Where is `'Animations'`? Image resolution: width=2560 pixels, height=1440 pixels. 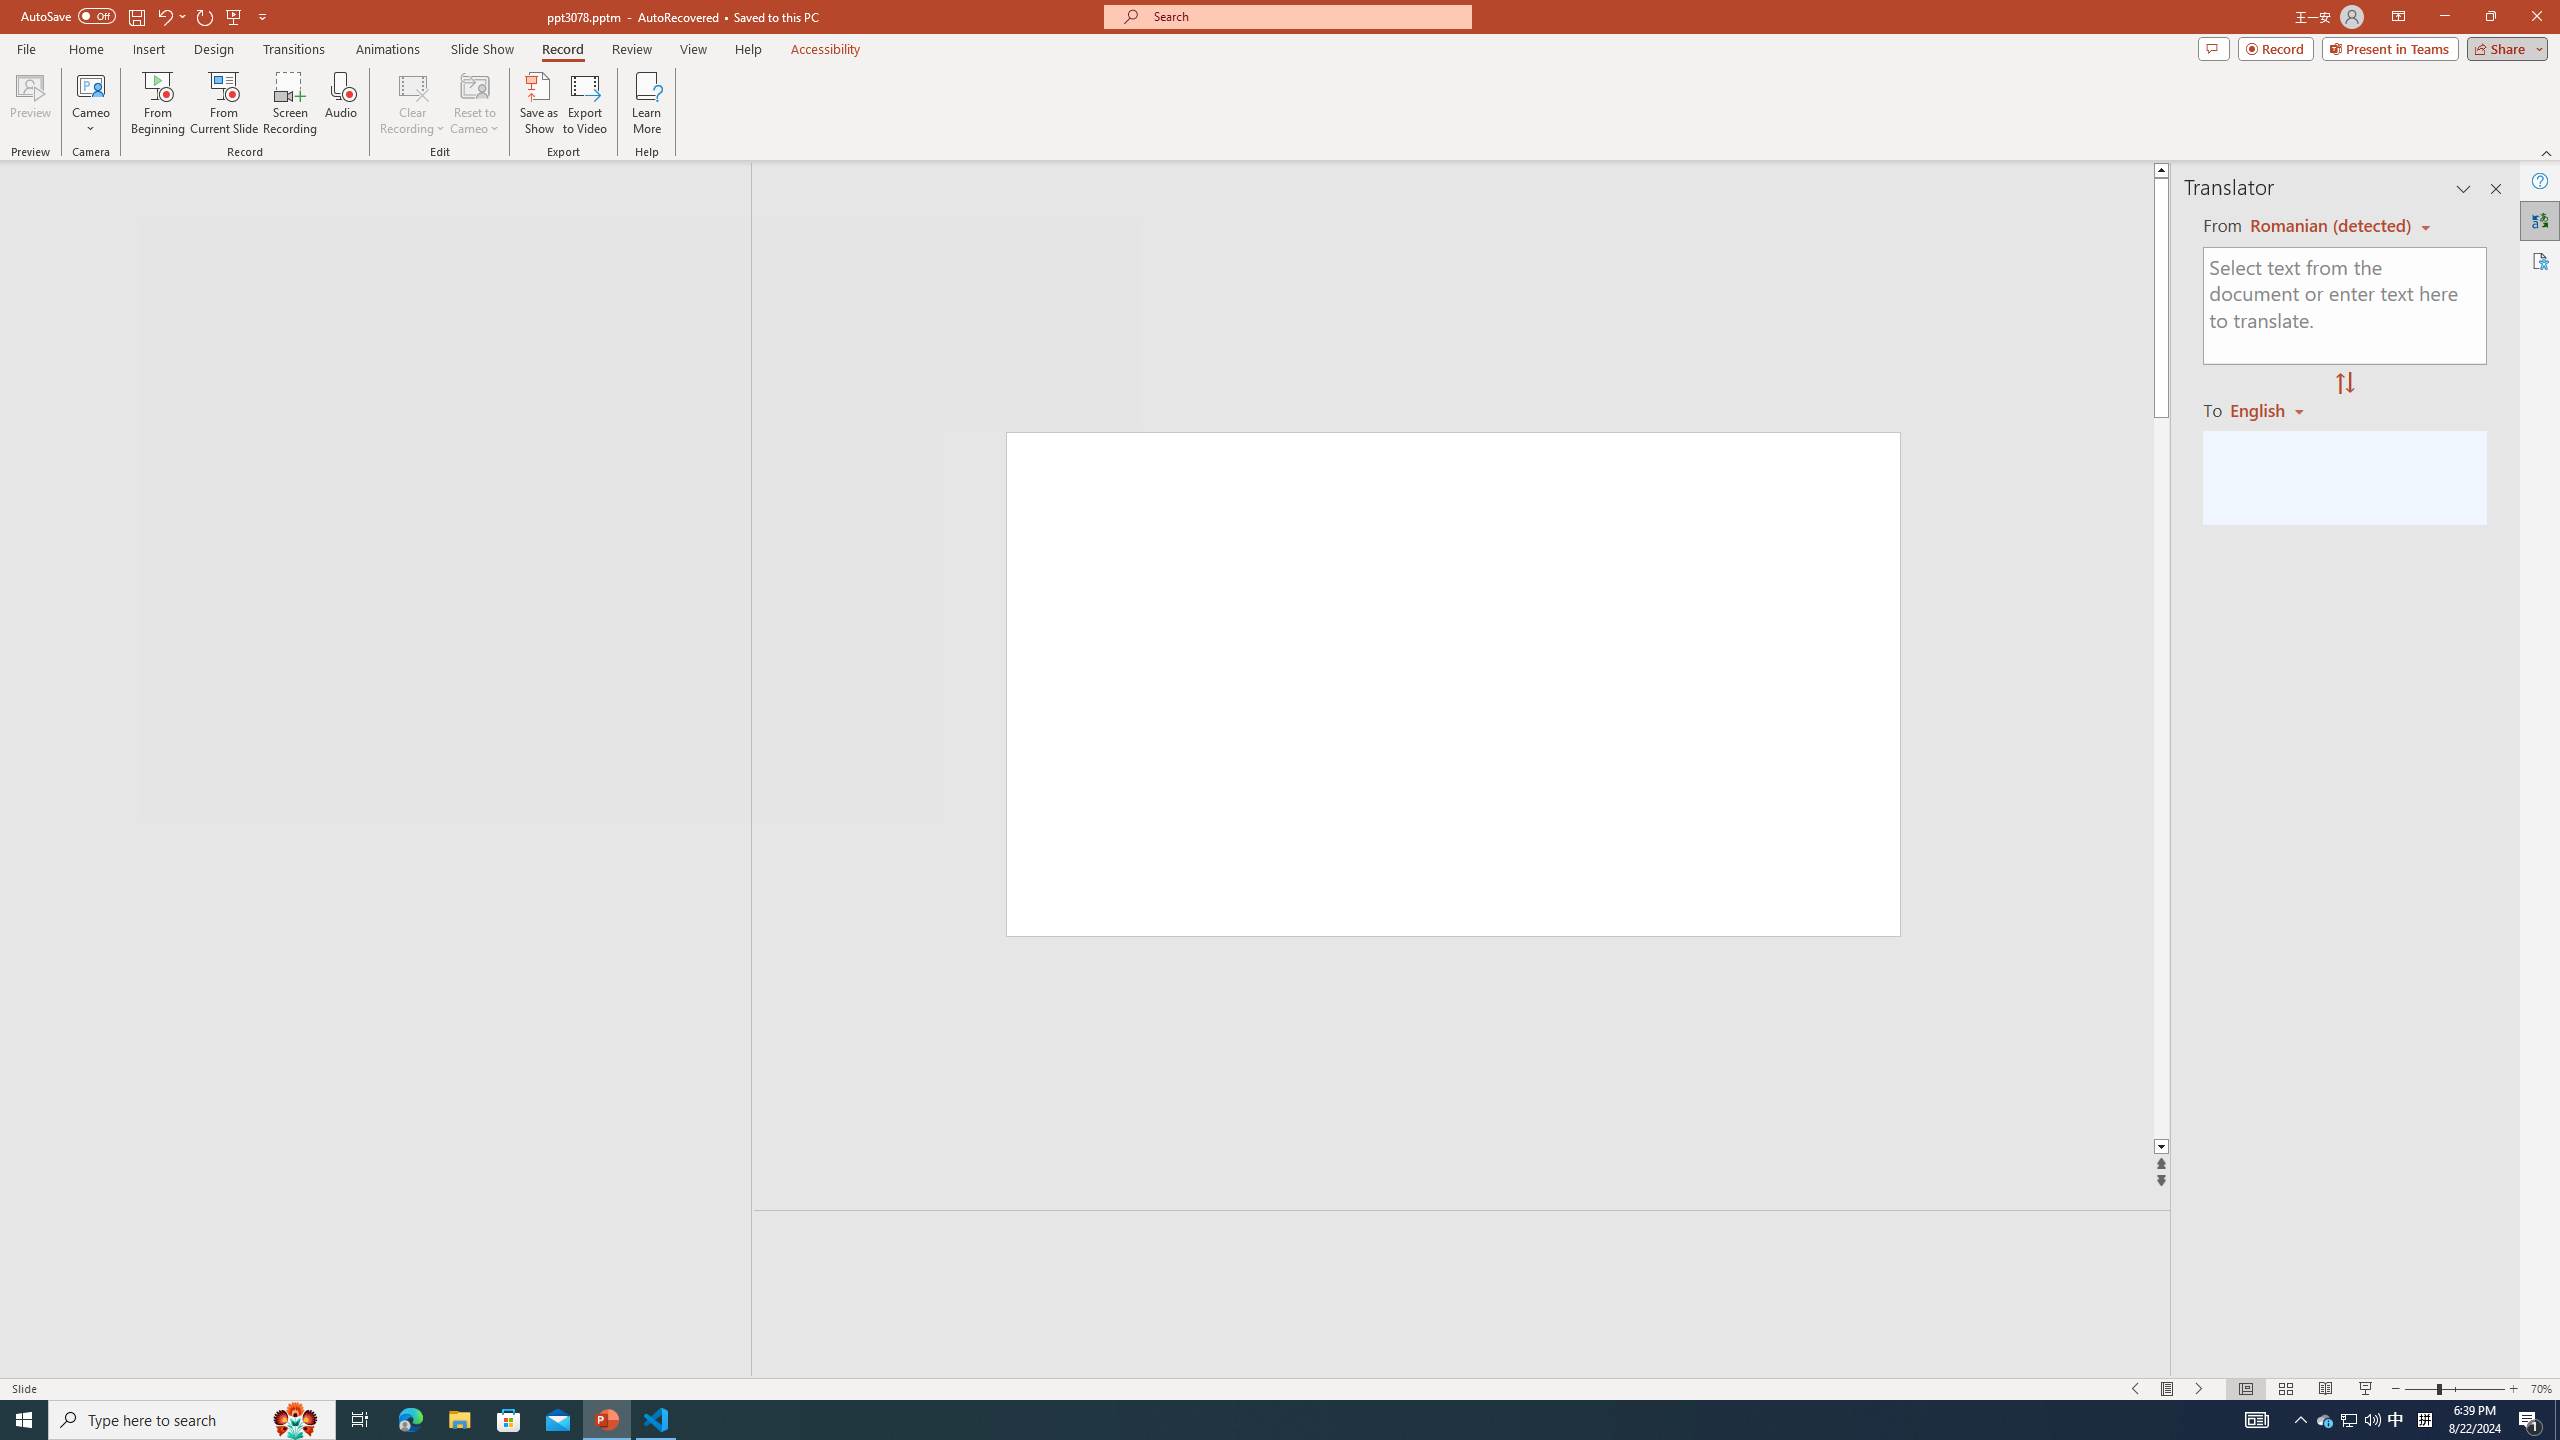 'Animations' is located at coordinates (387, 49).